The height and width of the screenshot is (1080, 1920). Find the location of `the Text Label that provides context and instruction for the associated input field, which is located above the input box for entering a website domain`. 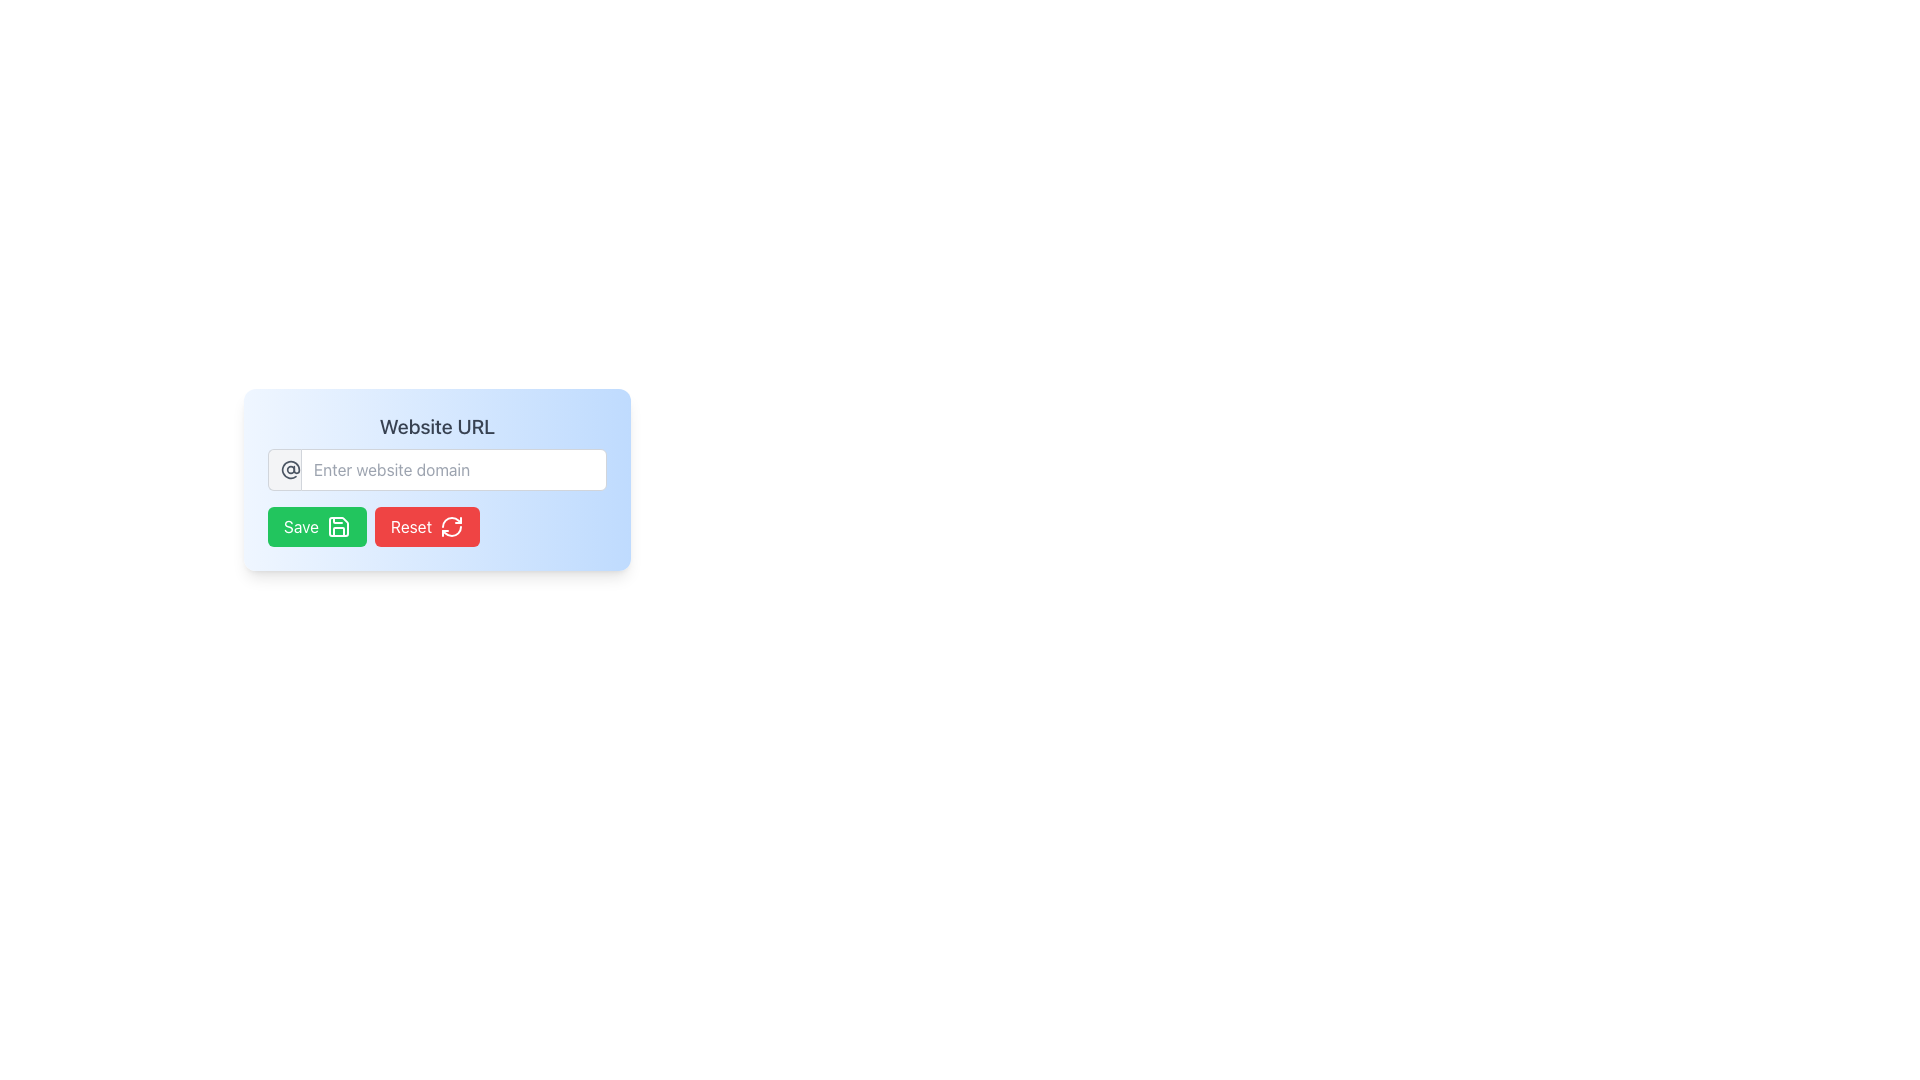

the Text Label that provides context and instruction for the associated input field, which is located above the input box for entering a website domain is located at coordinates (436, 426).